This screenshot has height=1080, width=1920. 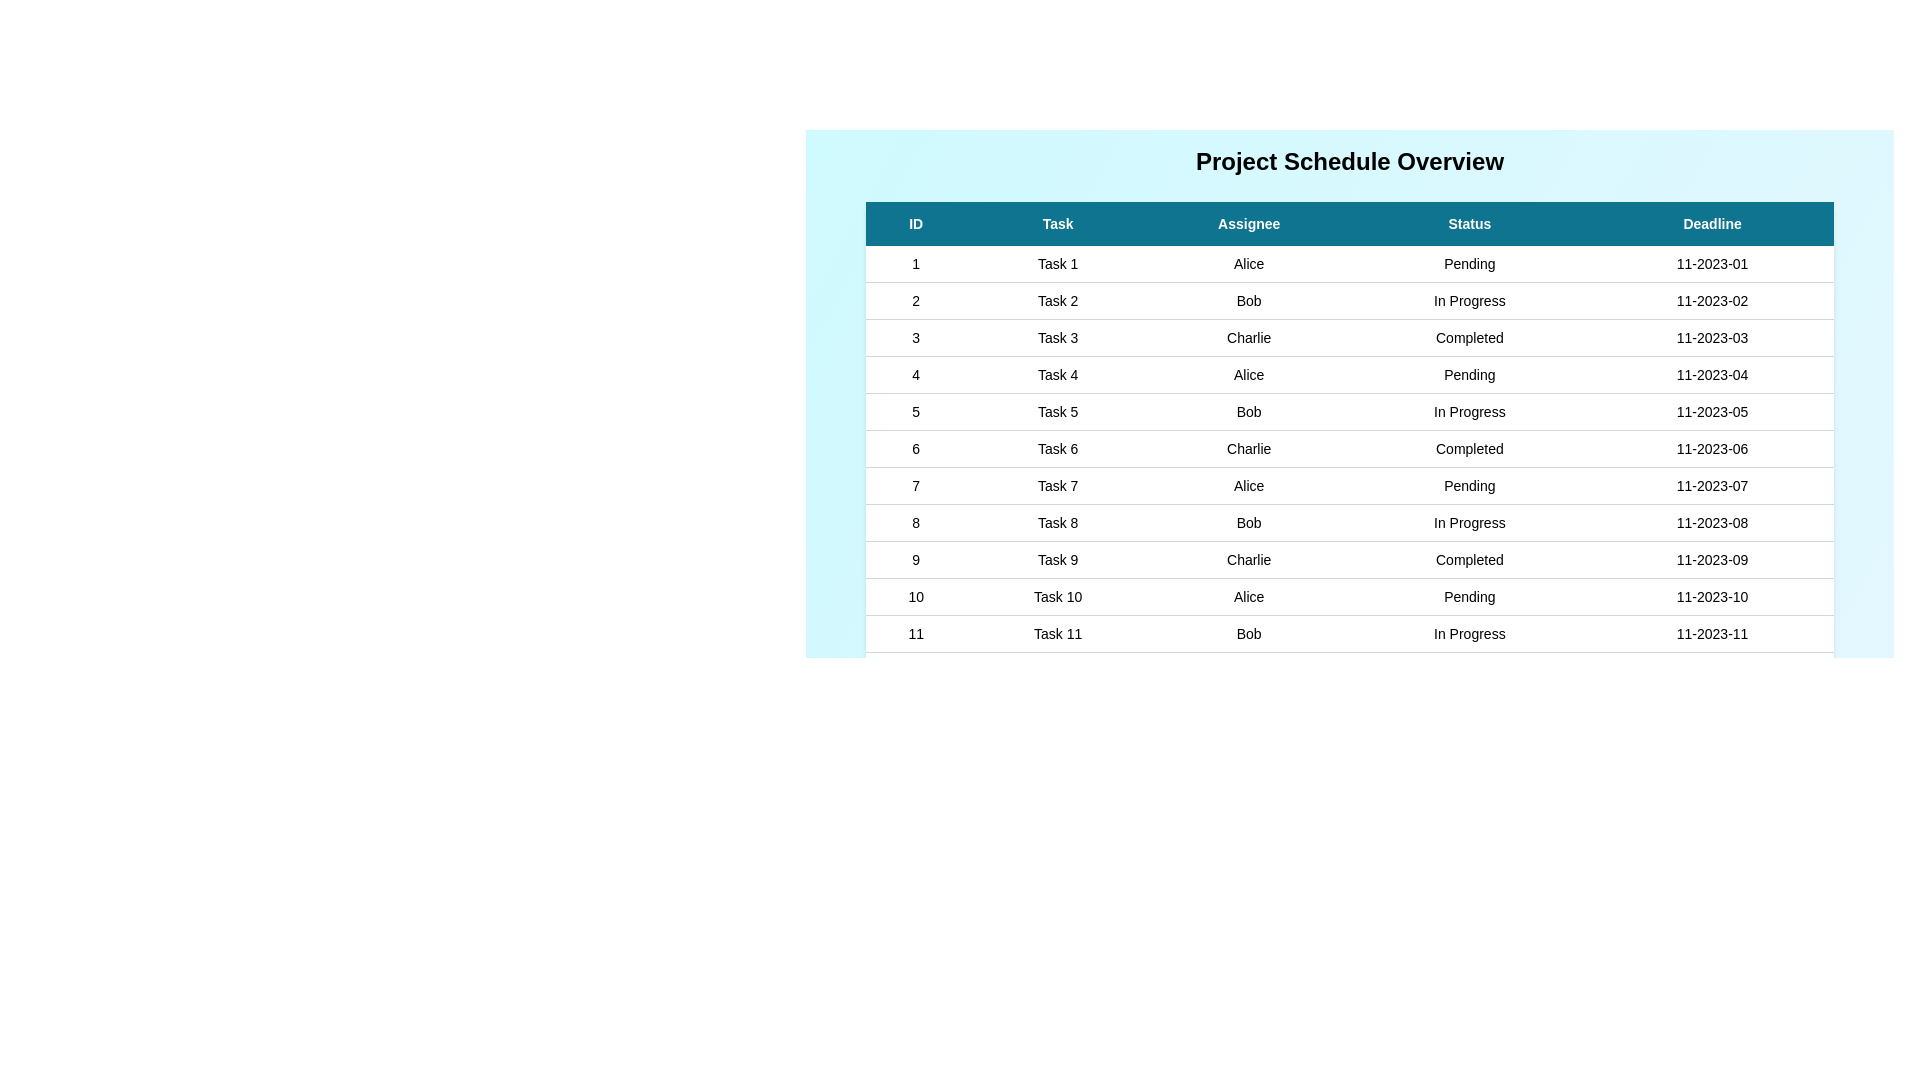 What do you see at coordinates (1056, 223) in the screenshot?
I see `the header of the column Task to sort the table by that column` at bounding box center [1056, 223].